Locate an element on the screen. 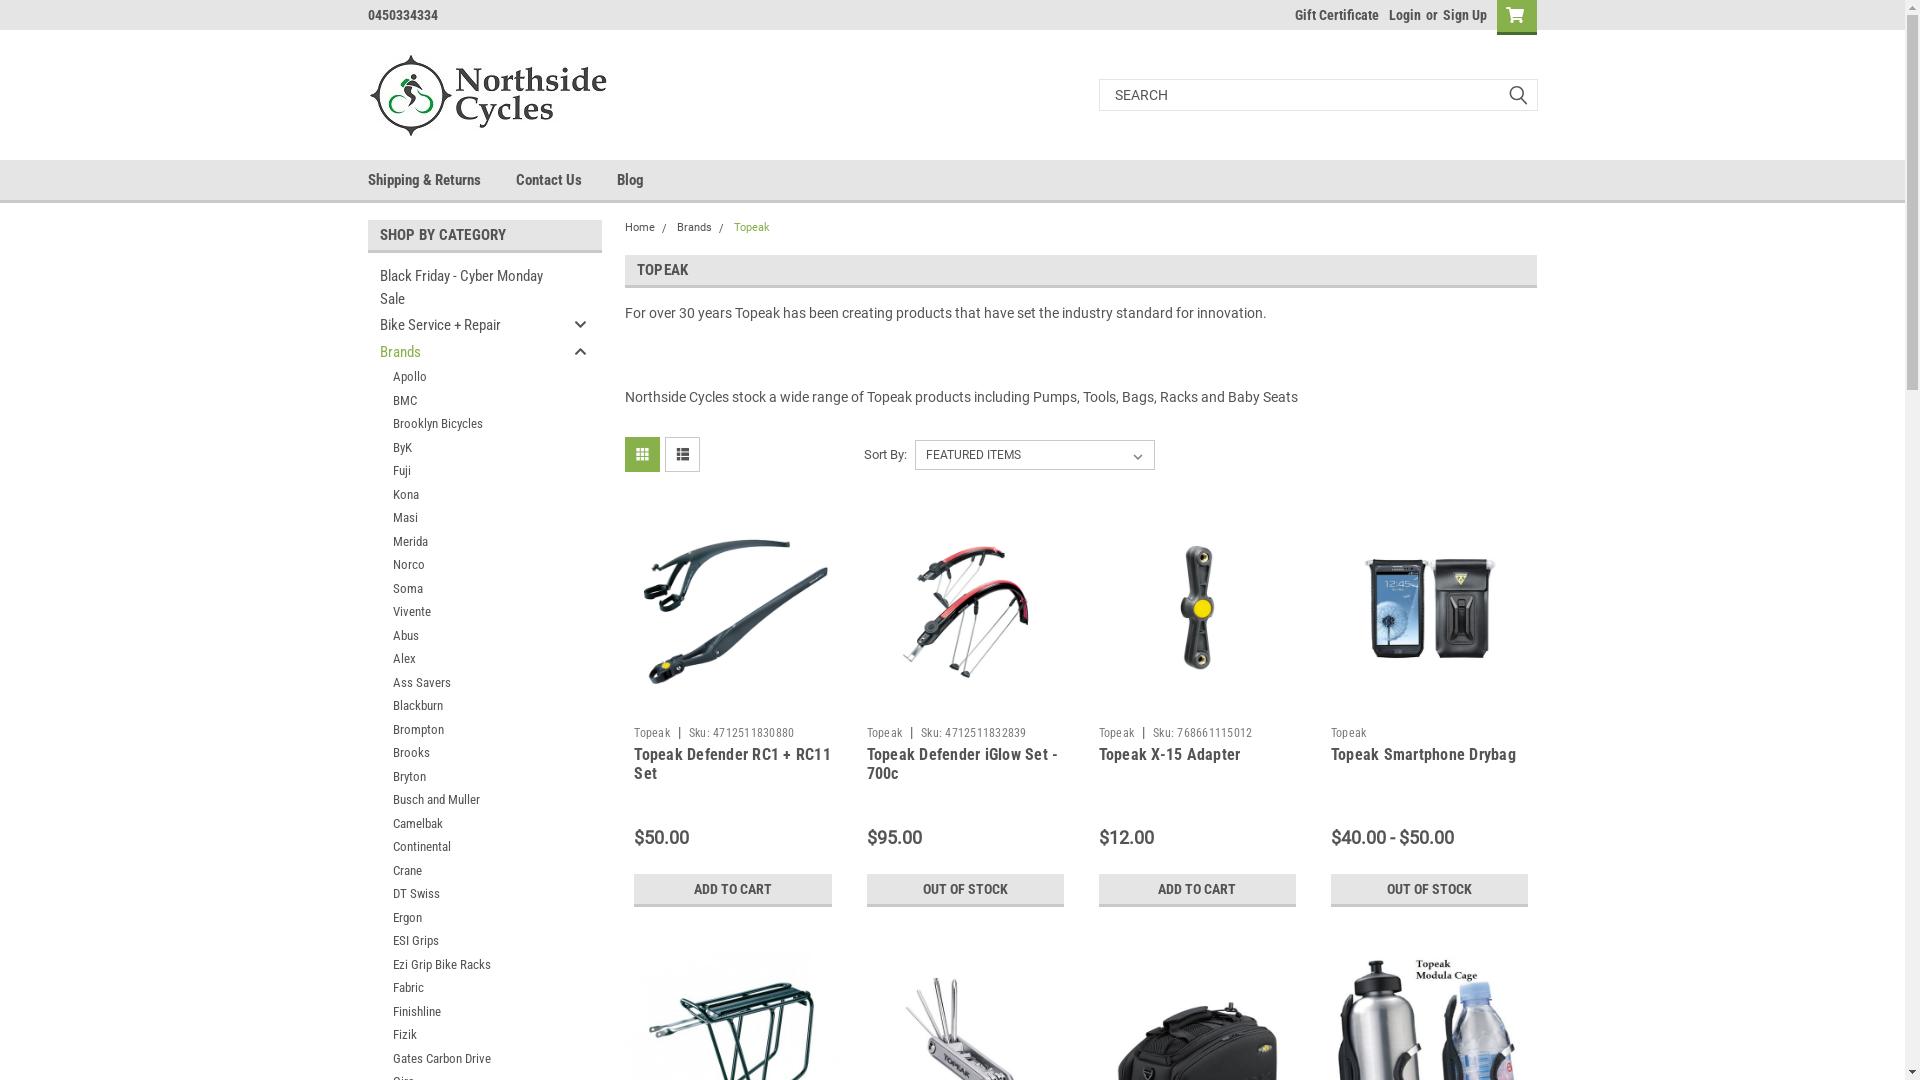 The width and height of the screenshot is (1920, 1080). 'Crane' is located at coordinates (368, 869).